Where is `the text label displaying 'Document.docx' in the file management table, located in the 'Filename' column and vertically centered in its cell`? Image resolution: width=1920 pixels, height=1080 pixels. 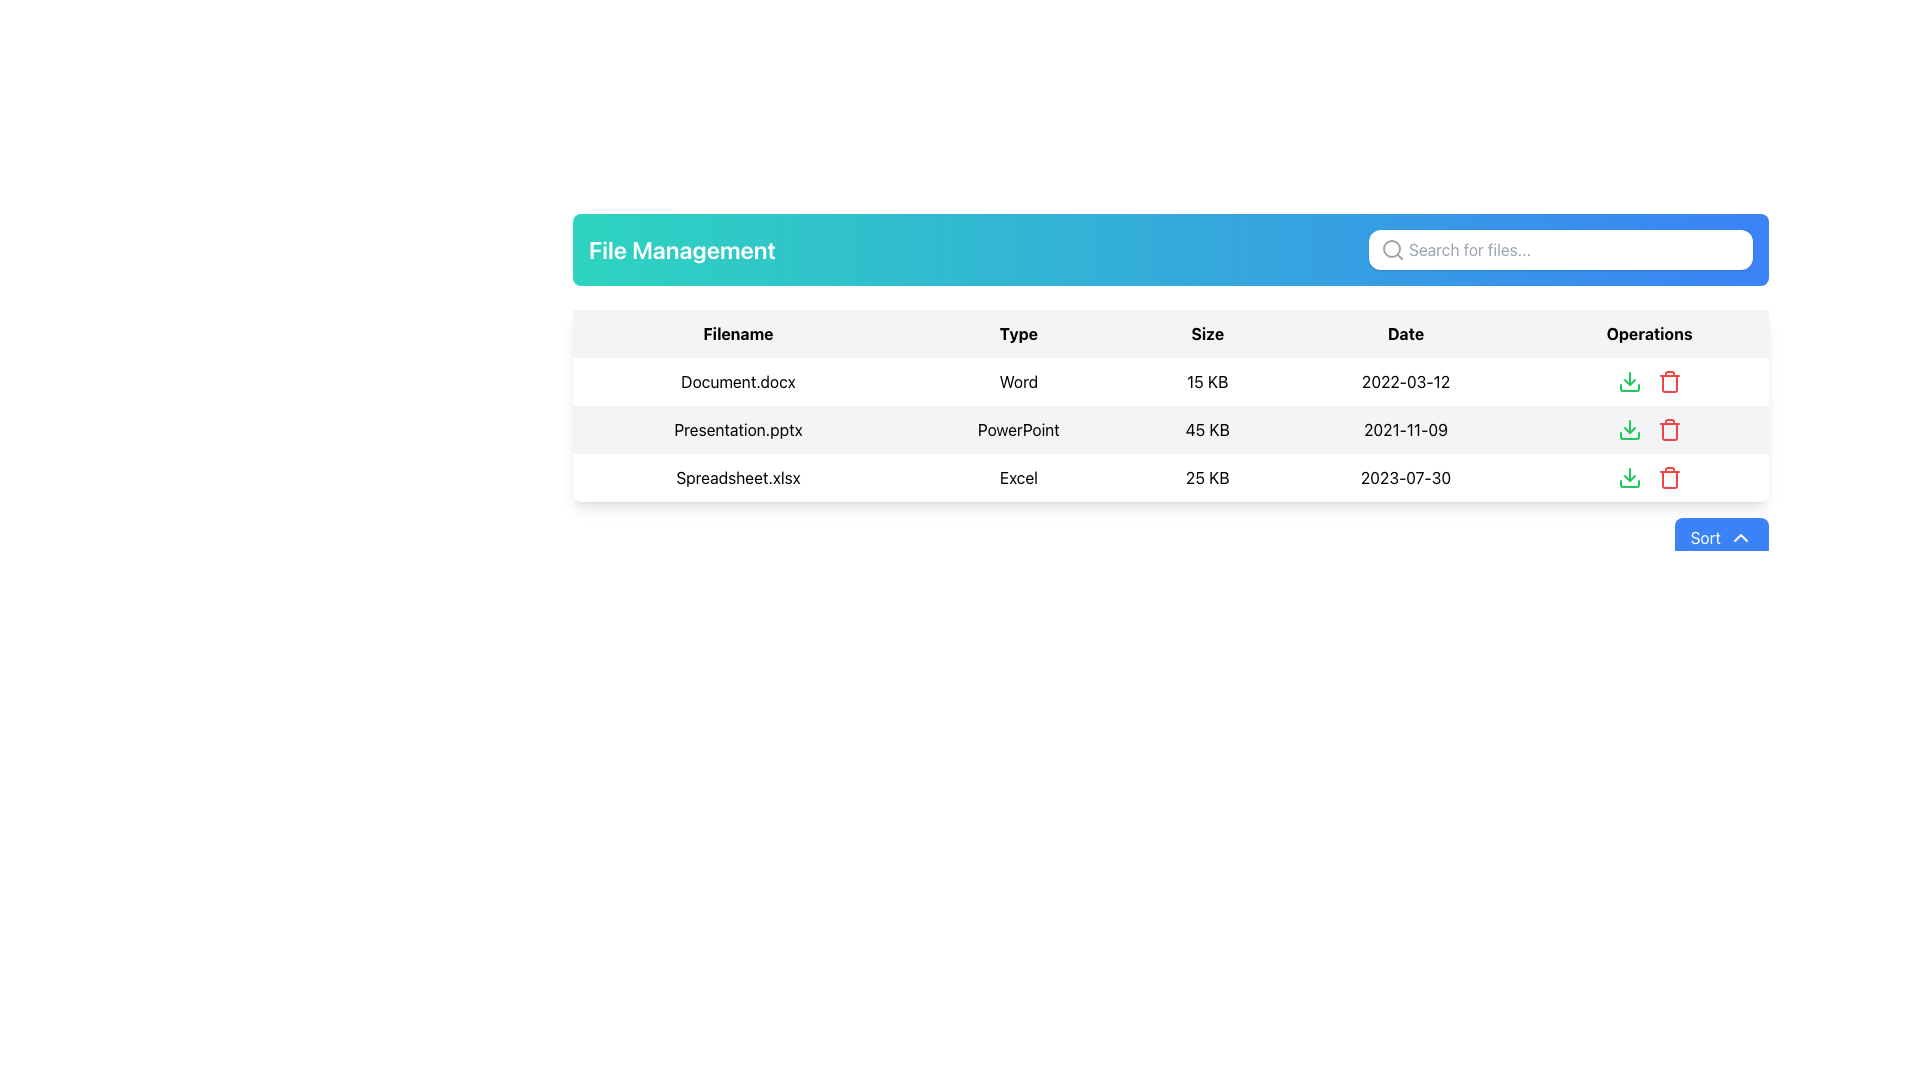 the text label displaying 'Document.docx' in the file management table, located in the 'Filename' column and vertically centered in its cell is located at coordinates (737, 381).